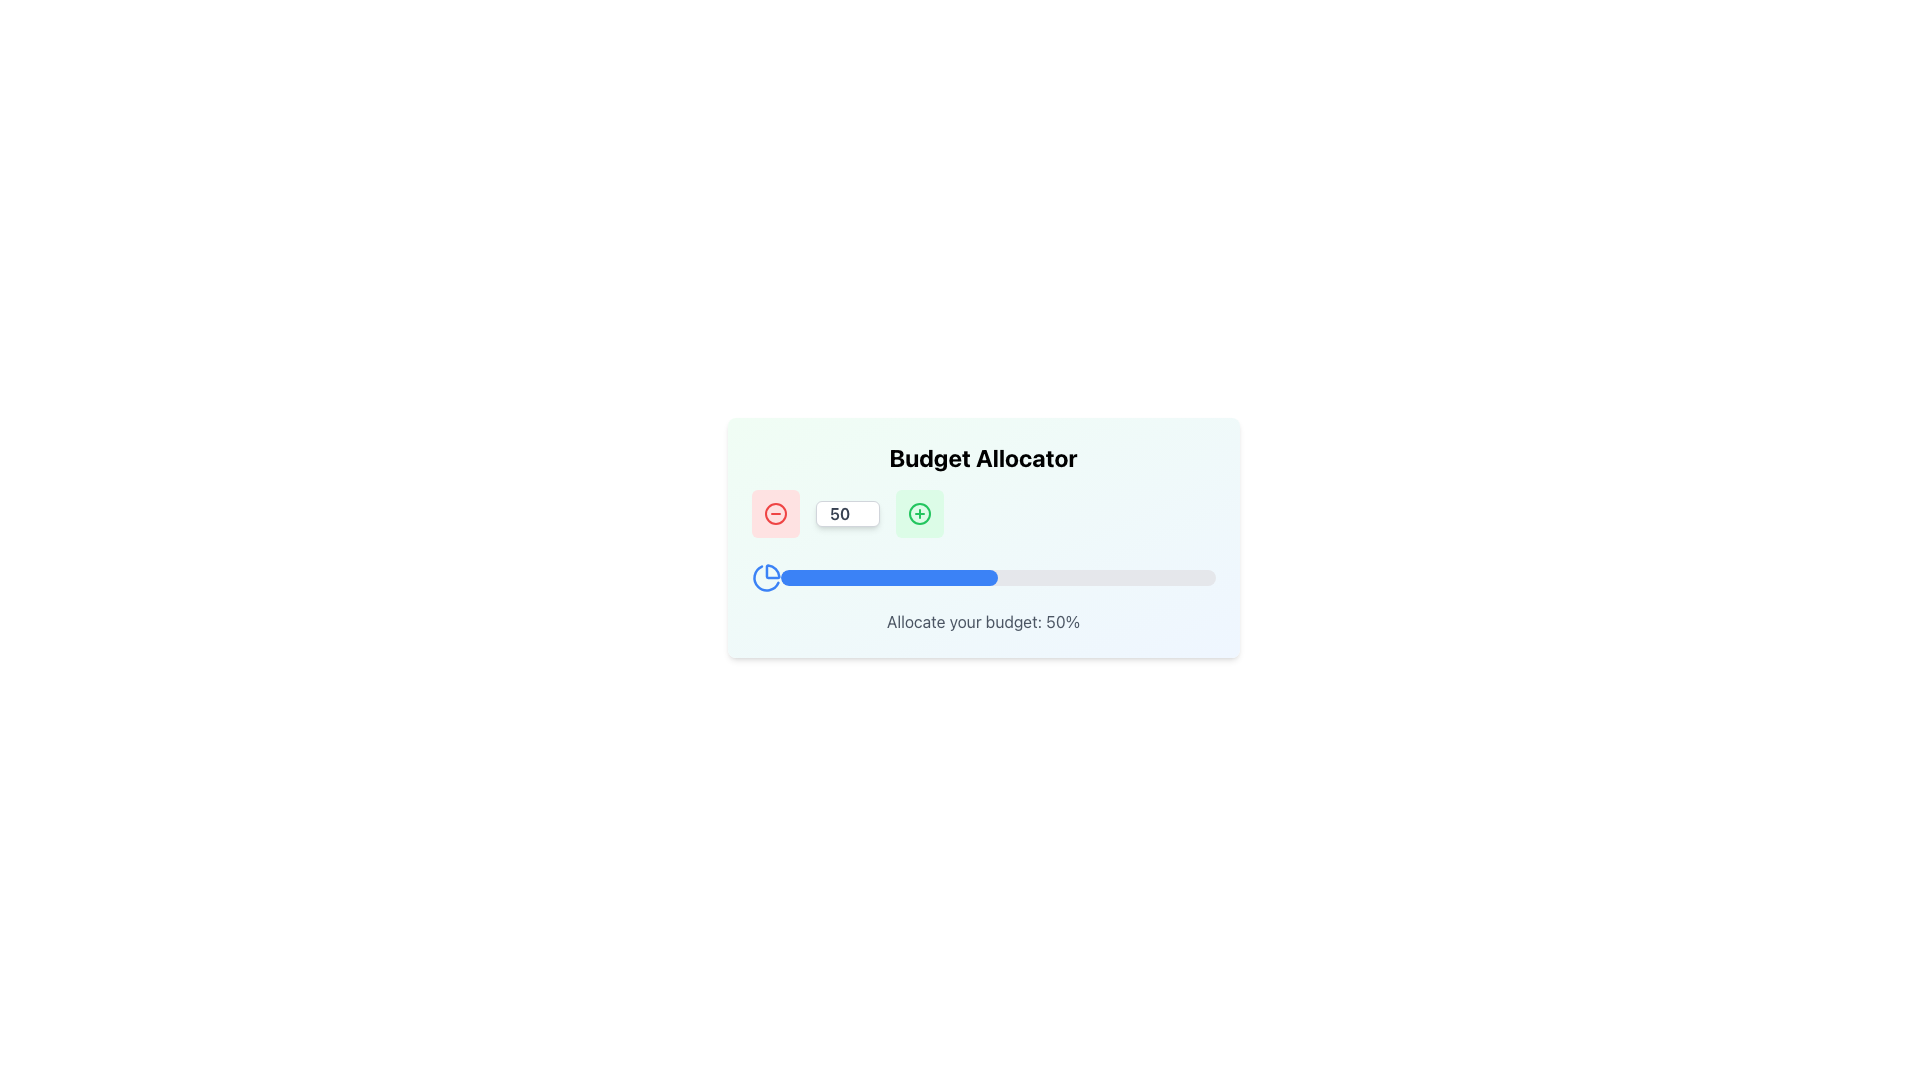 The height and width of the screenshot is (1080, 1920). I want to click on the decrement button located to the left of the numerical input field to reduce the displayed value, so click(774, 512).